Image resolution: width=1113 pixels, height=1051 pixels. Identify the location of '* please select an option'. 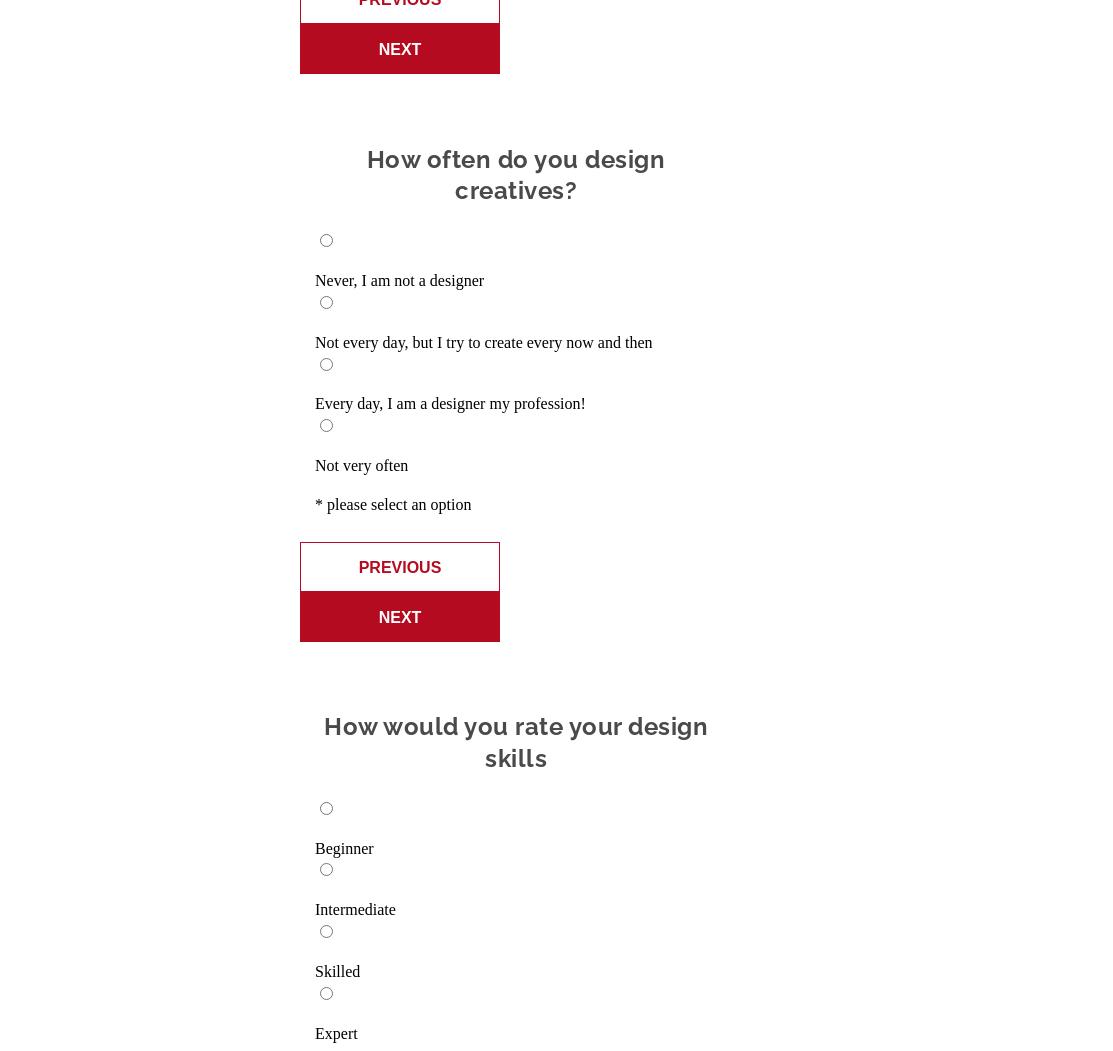
(393, 503).